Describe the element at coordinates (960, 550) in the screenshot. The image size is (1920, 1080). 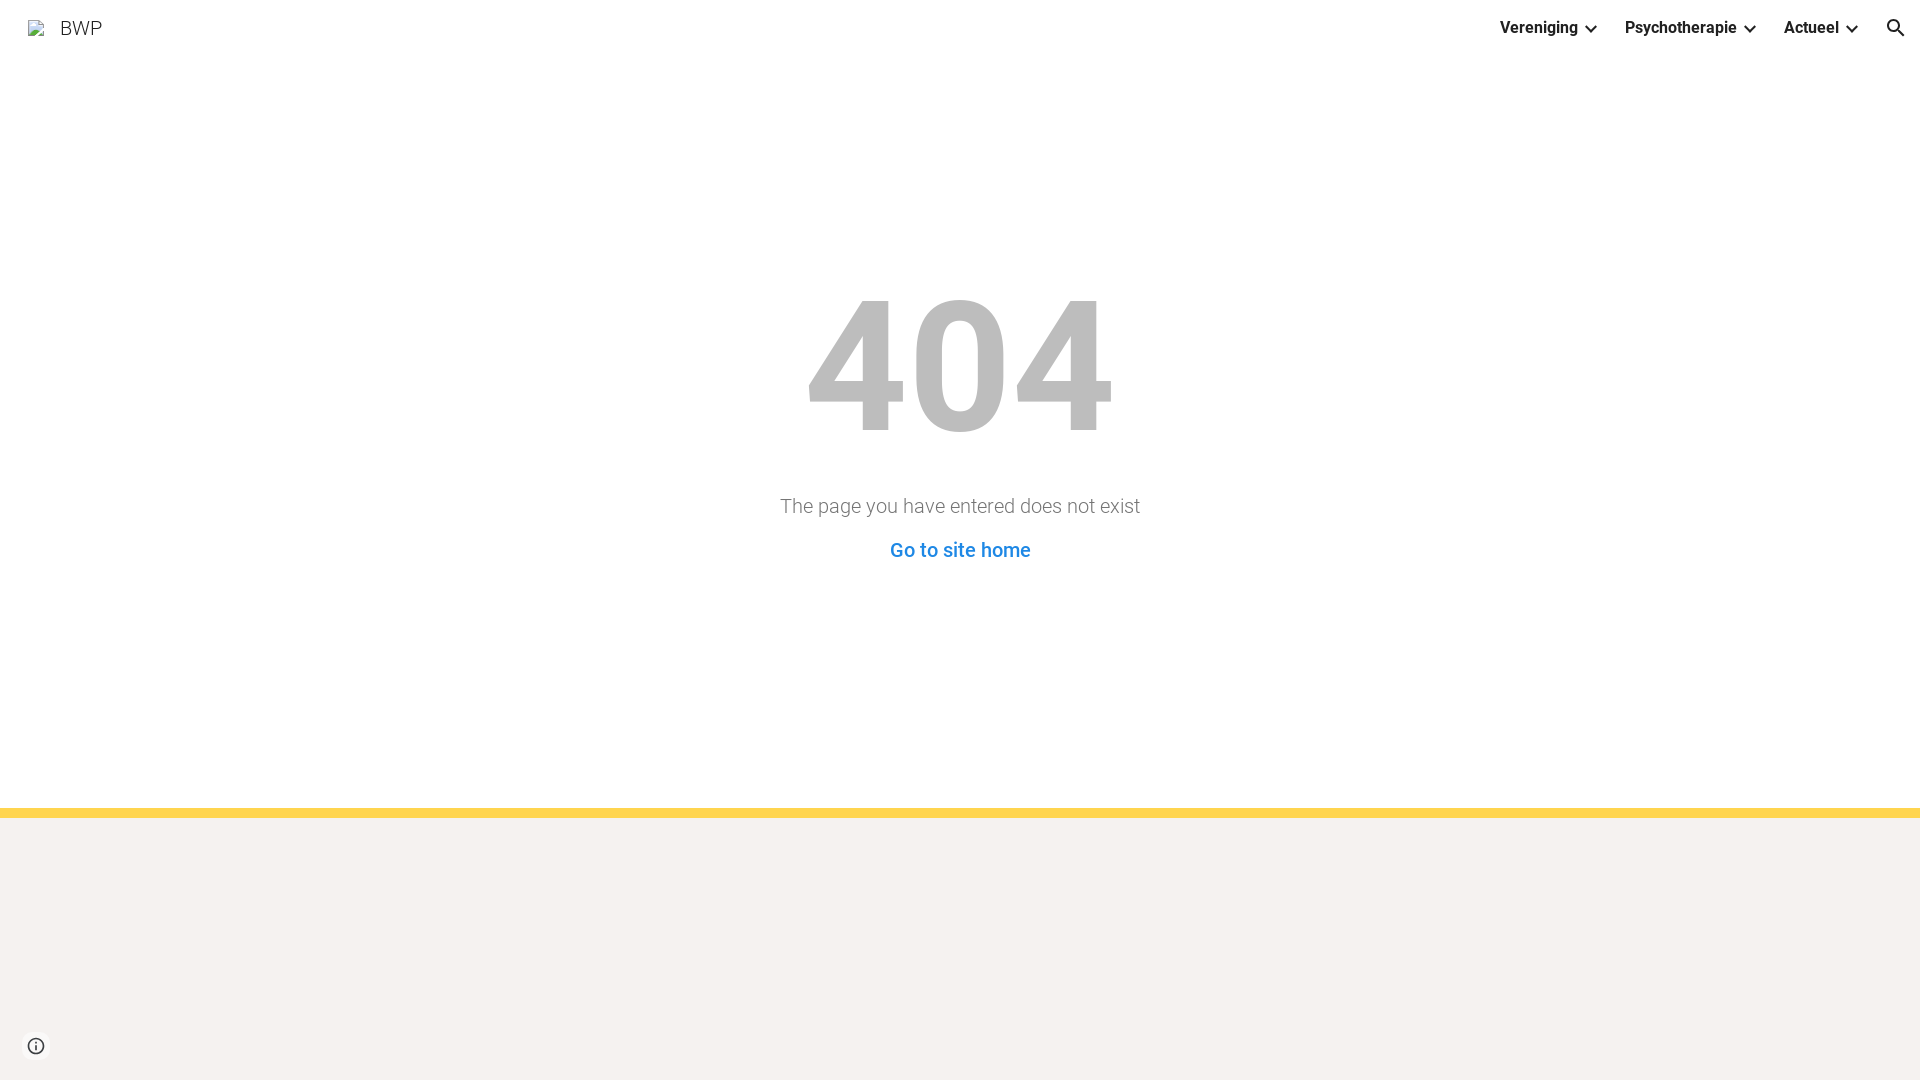
I see `'Go to site home'` at that location.